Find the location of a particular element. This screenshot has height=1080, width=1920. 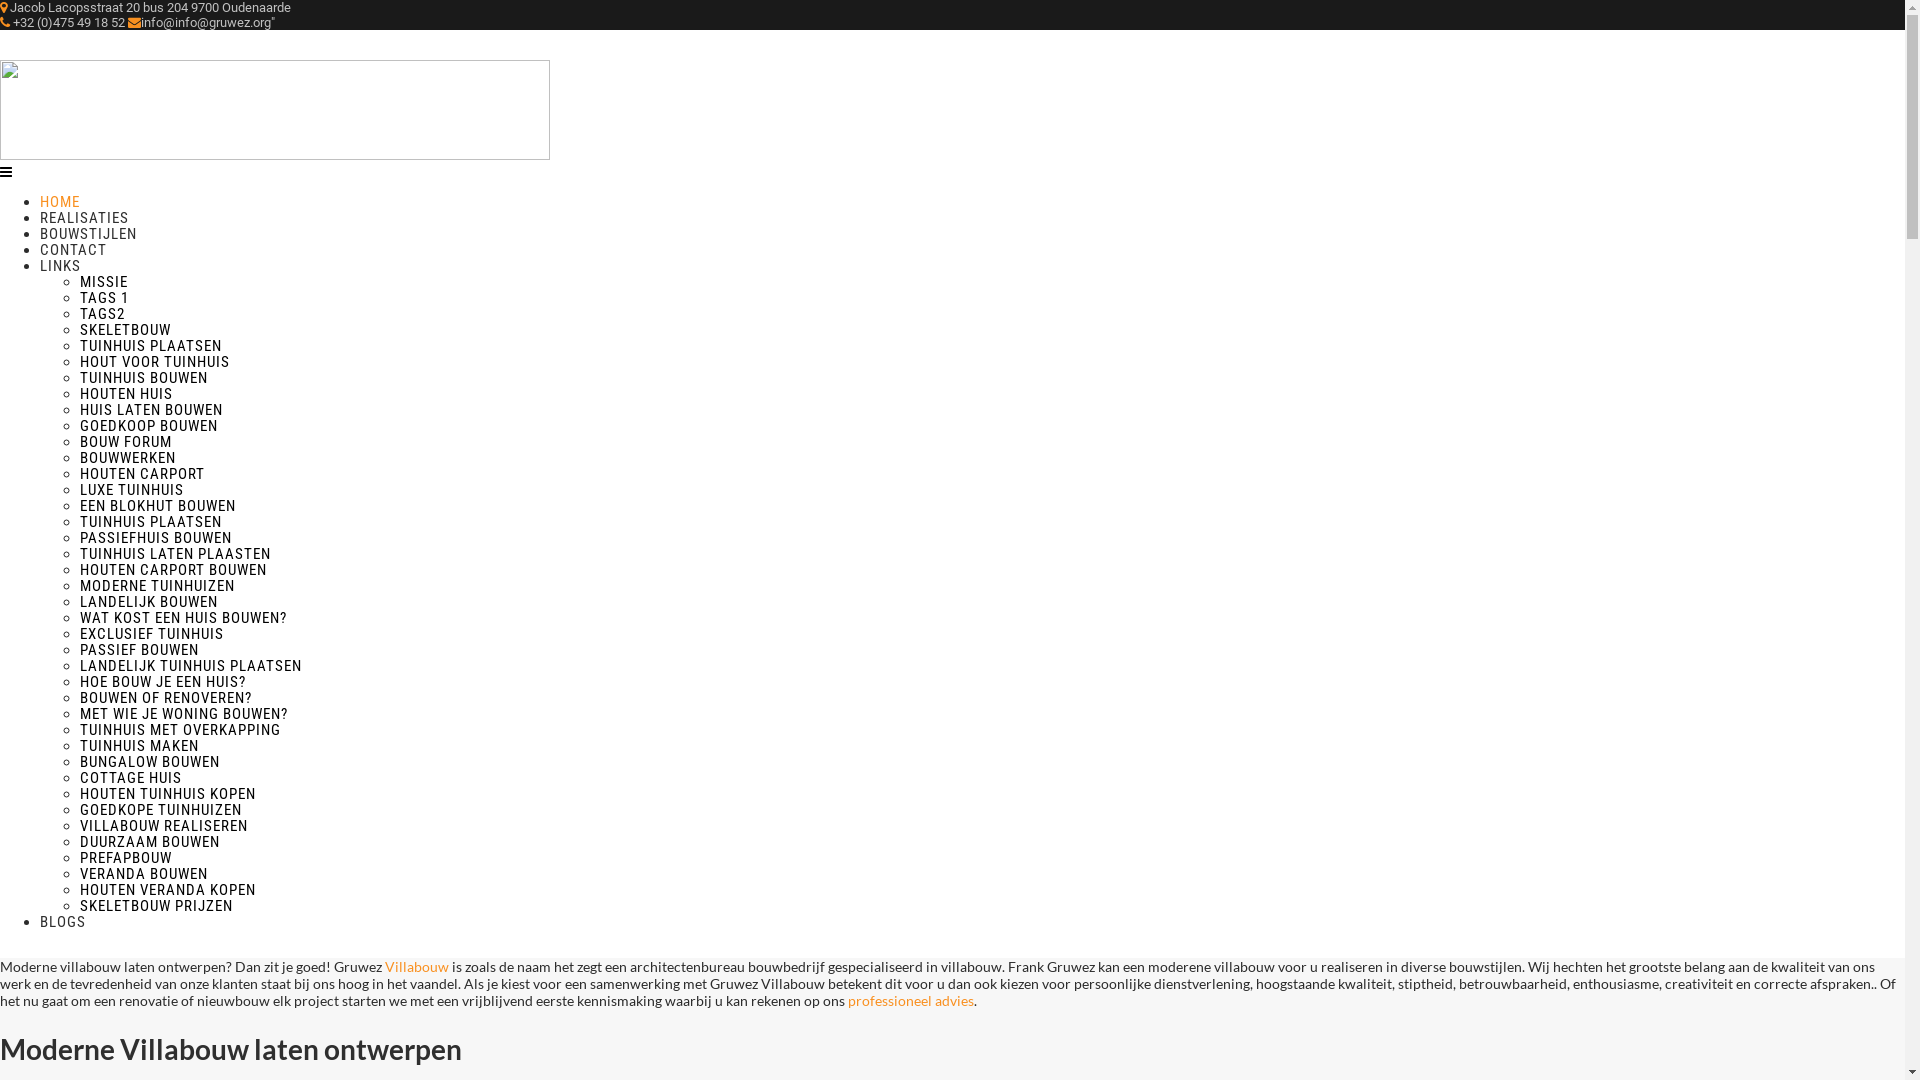

'BUNGALOW BOUWEN' is located at coordinates (80, 762).